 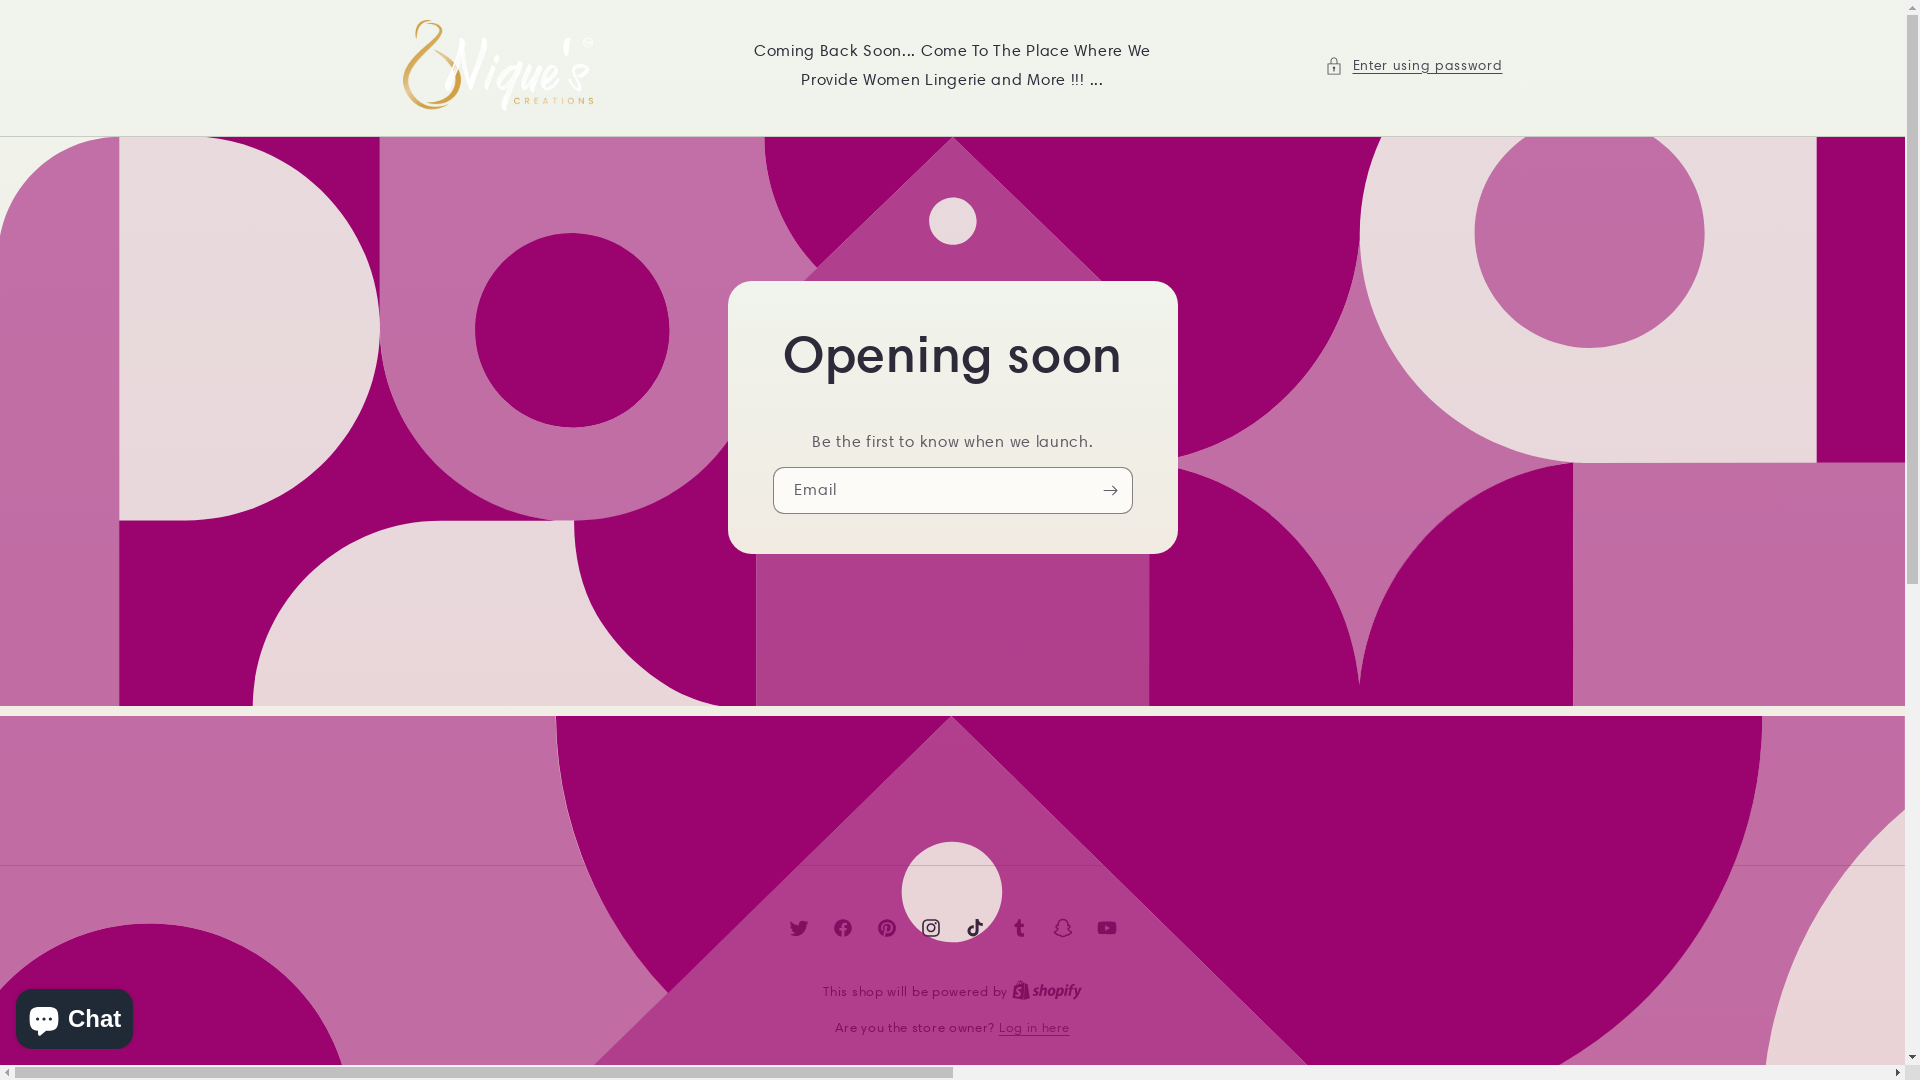 I want to click on 'Snapchat', so click(x=1060, y=928).